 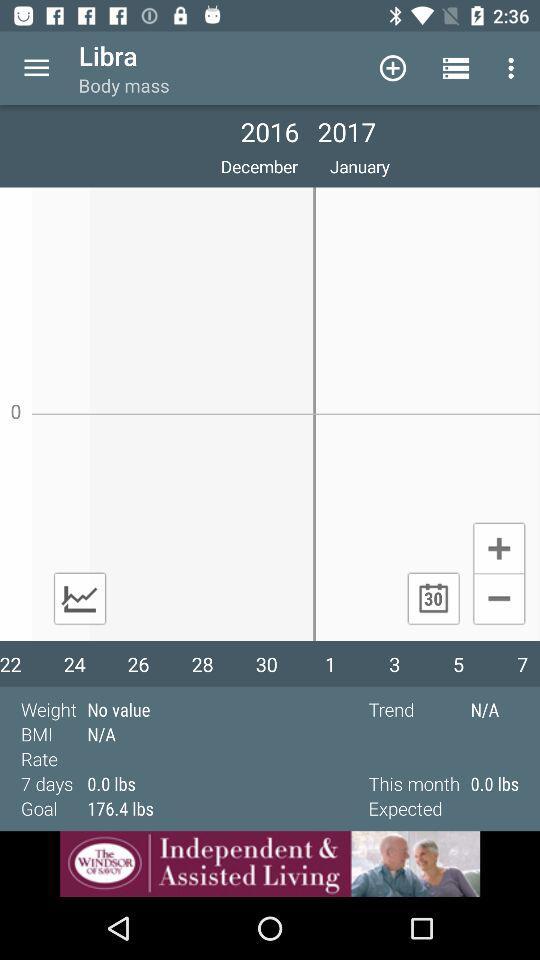 I want to click on the add icon, so click(x=498, y=547).